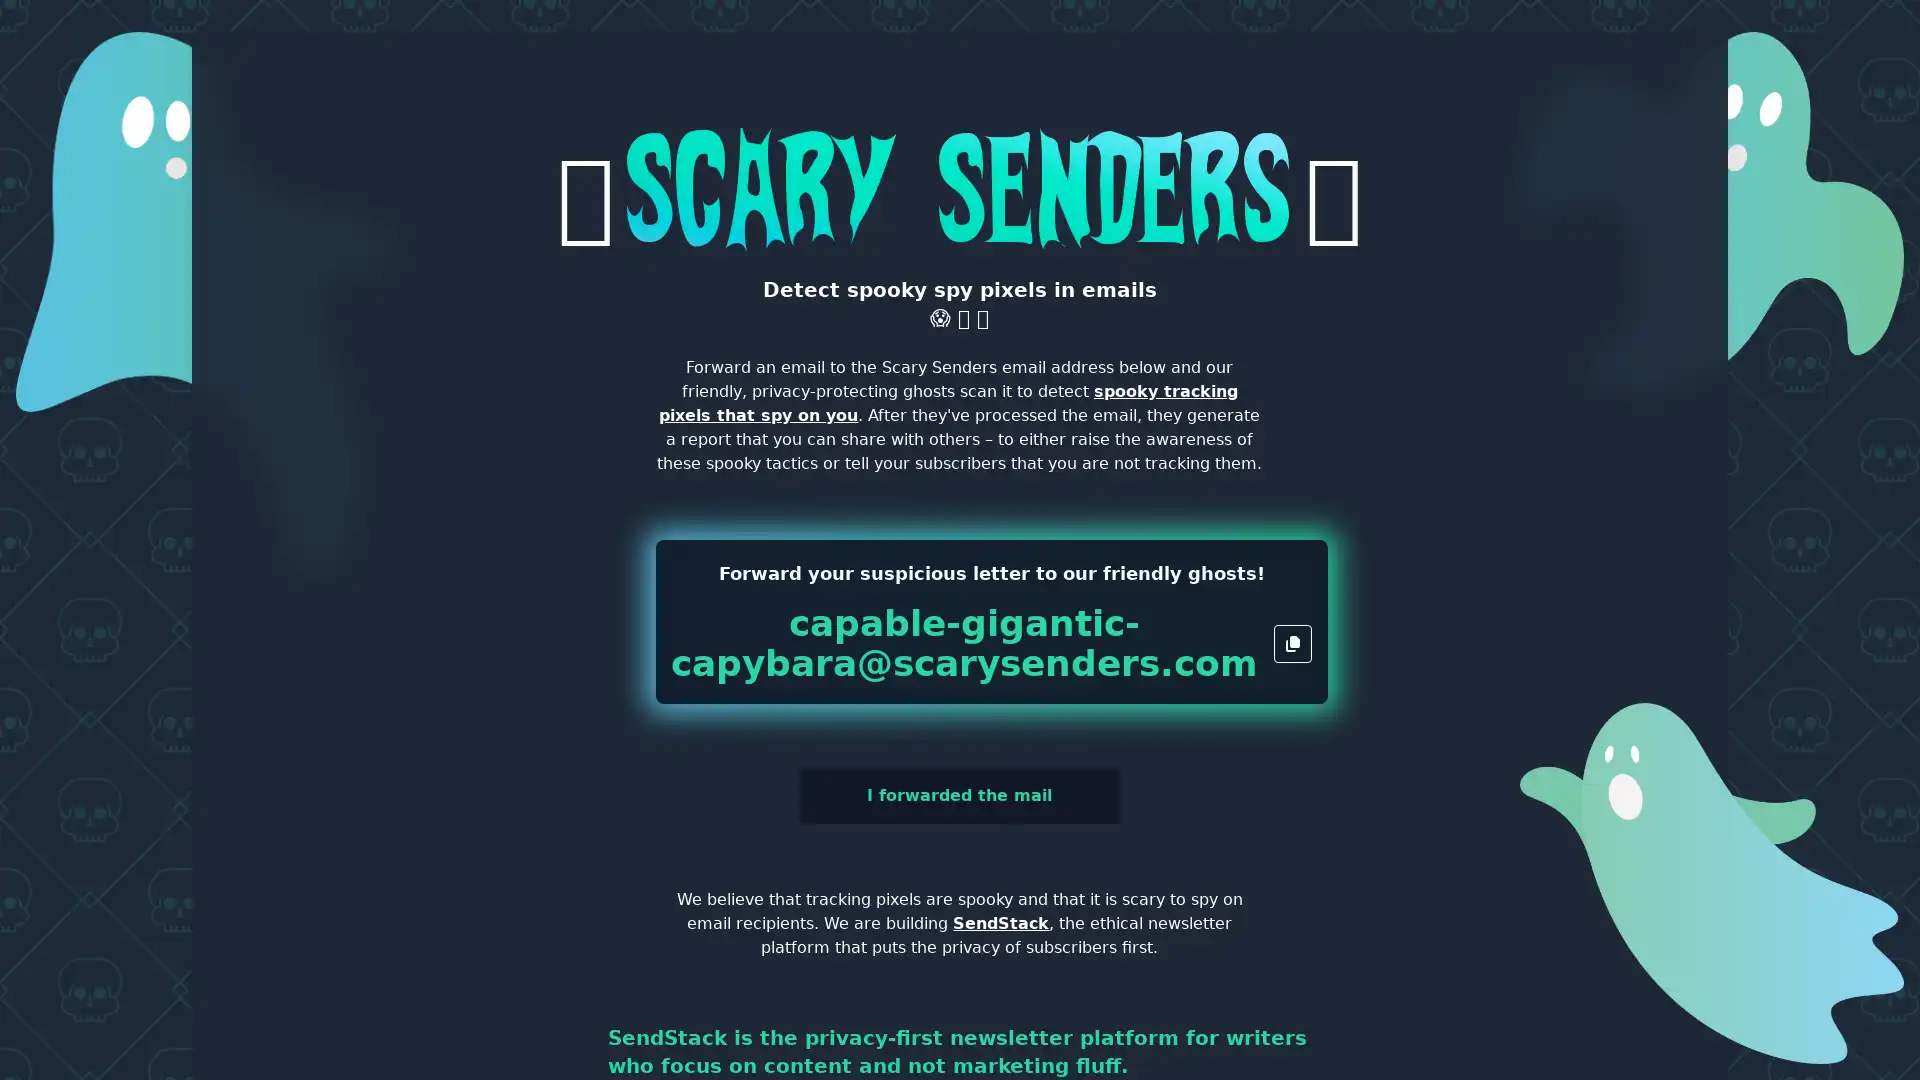 This screenshot has width=1920, height=1080. What do you see at coordinates (958, 794) in the screenshot?
I see `I forwarded the mail` at bounding box center [958, 794].